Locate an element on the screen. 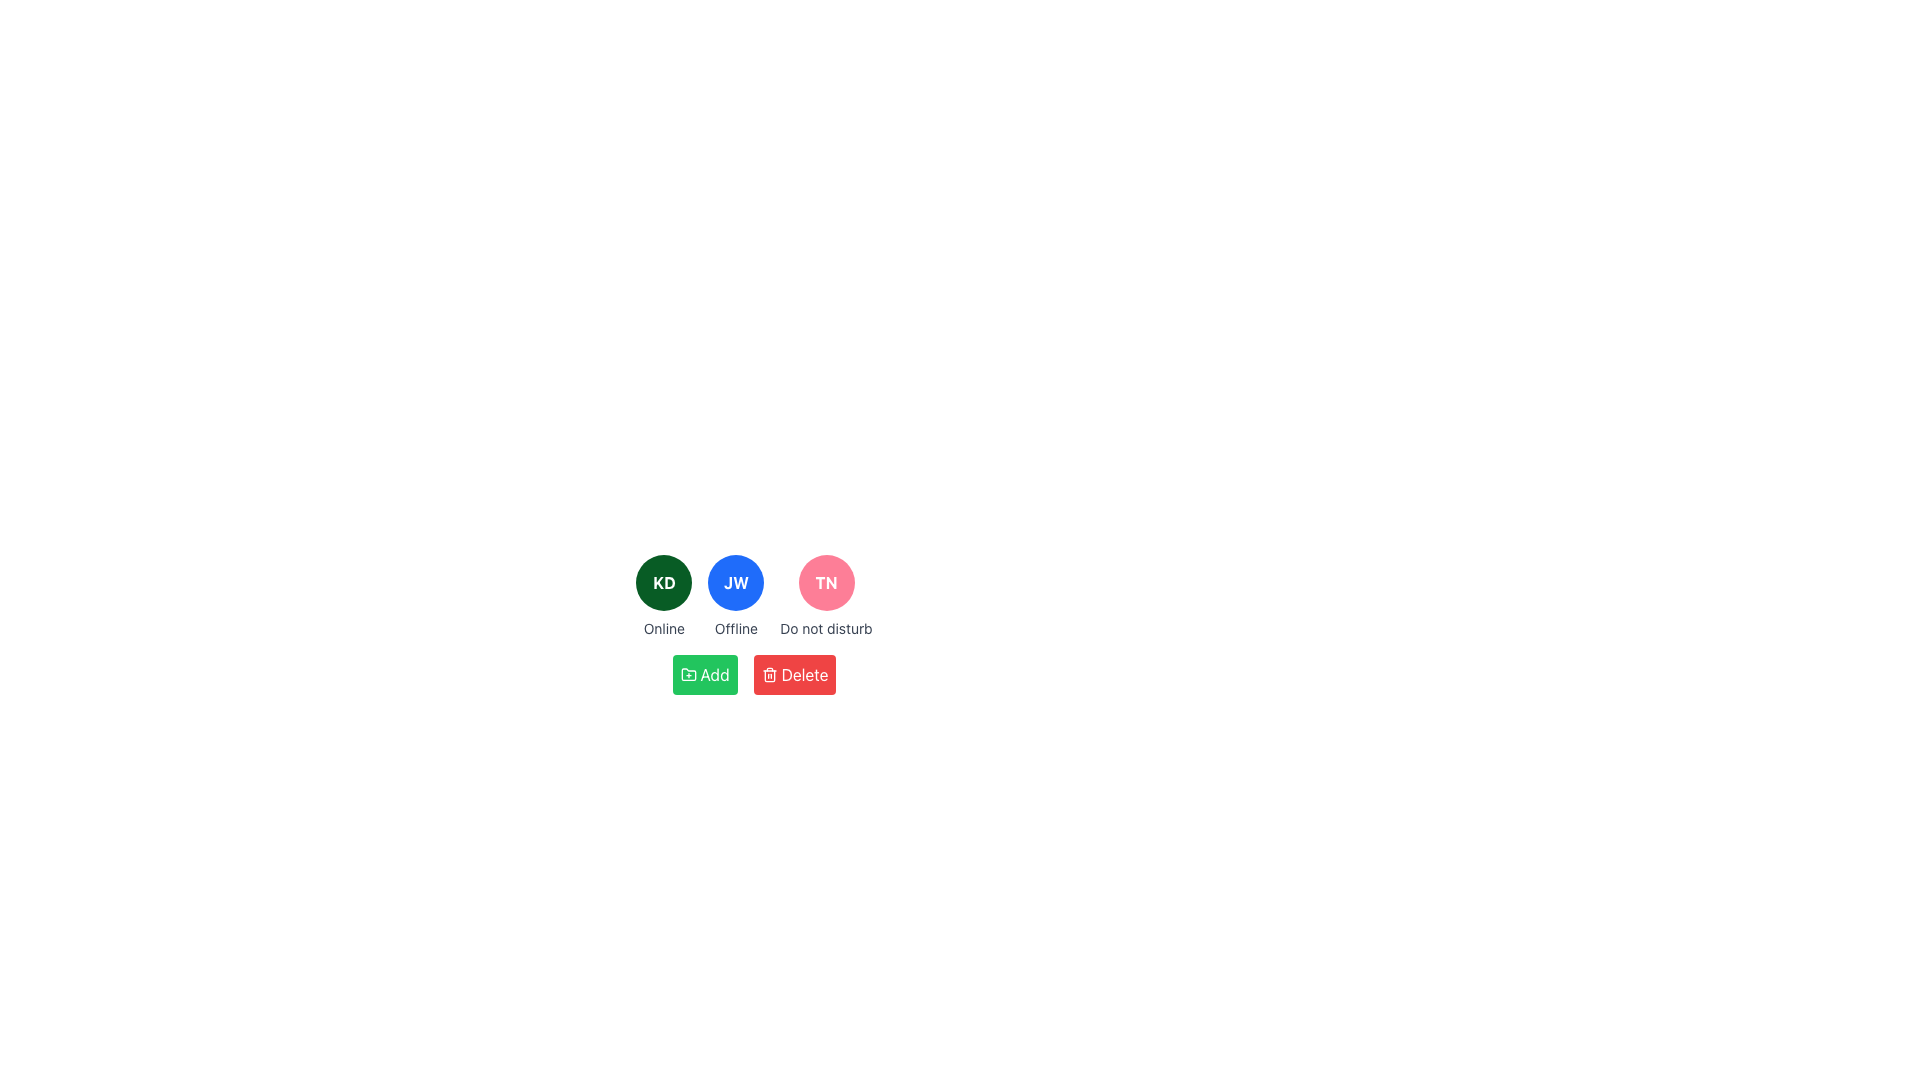 This screenshot has height=1080, width=1920. the delete button located to the right of the green 'Add' button is located at coordinates (794, 675).